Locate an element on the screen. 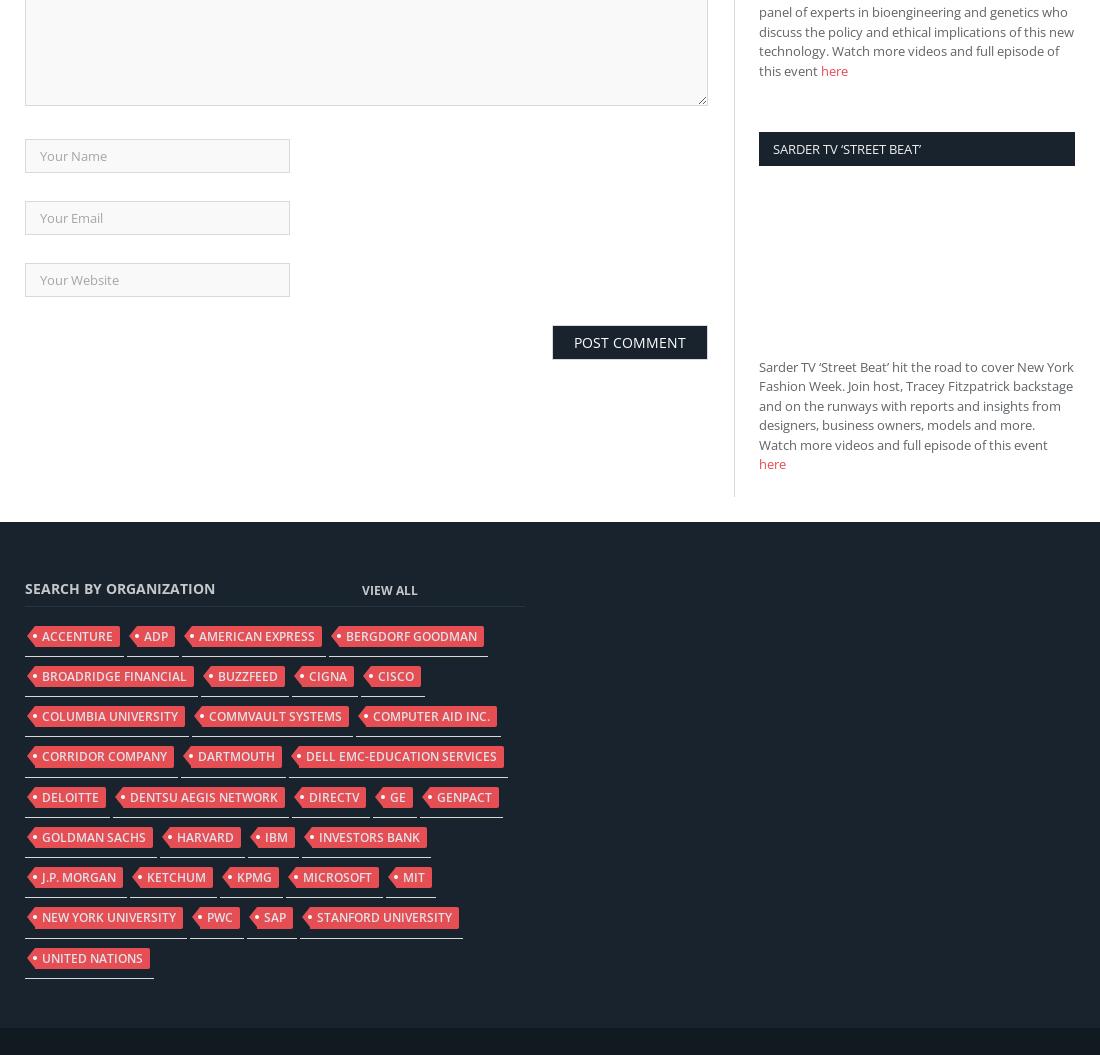 The image size is (1100, 1055). 'Stanford University' is located at coordinates (316, 916).